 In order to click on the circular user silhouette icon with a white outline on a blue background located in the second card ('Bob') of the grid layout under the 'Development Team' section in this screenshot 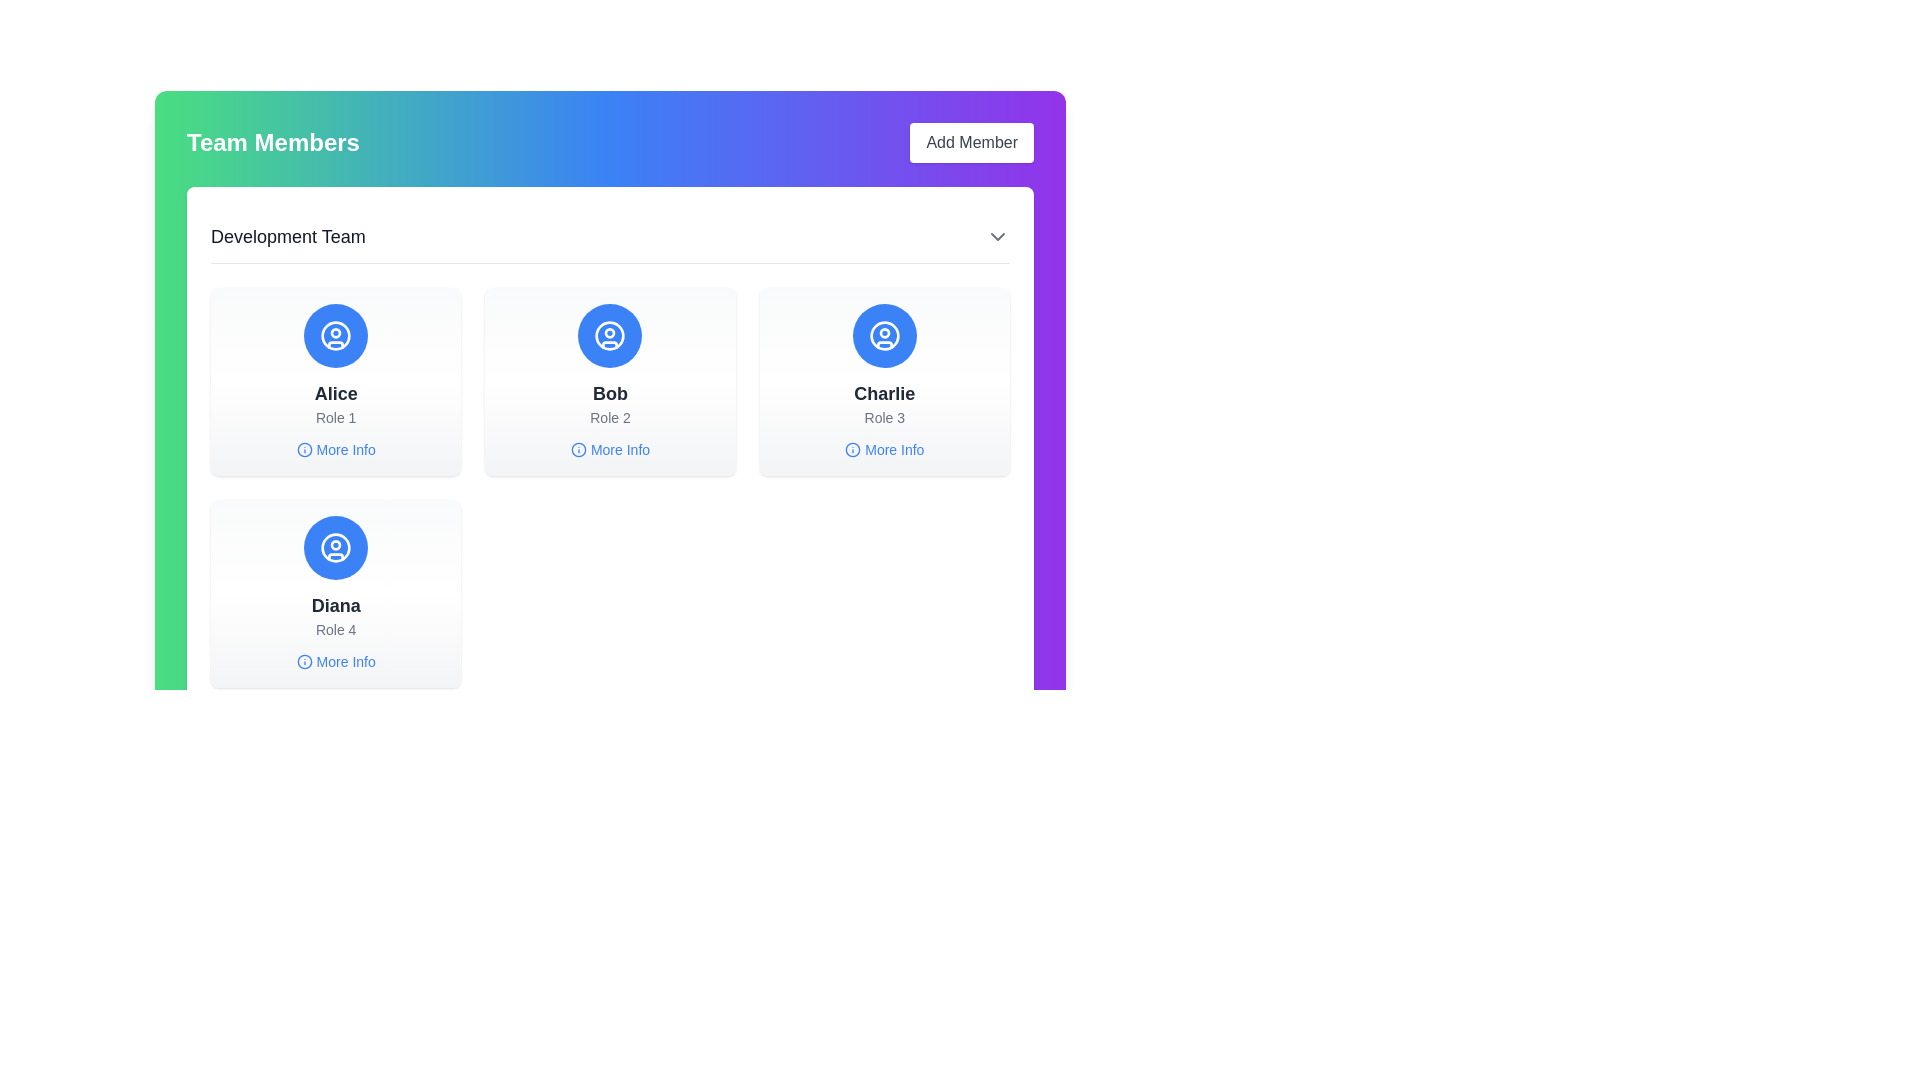, I will do `click(609, 334)`.